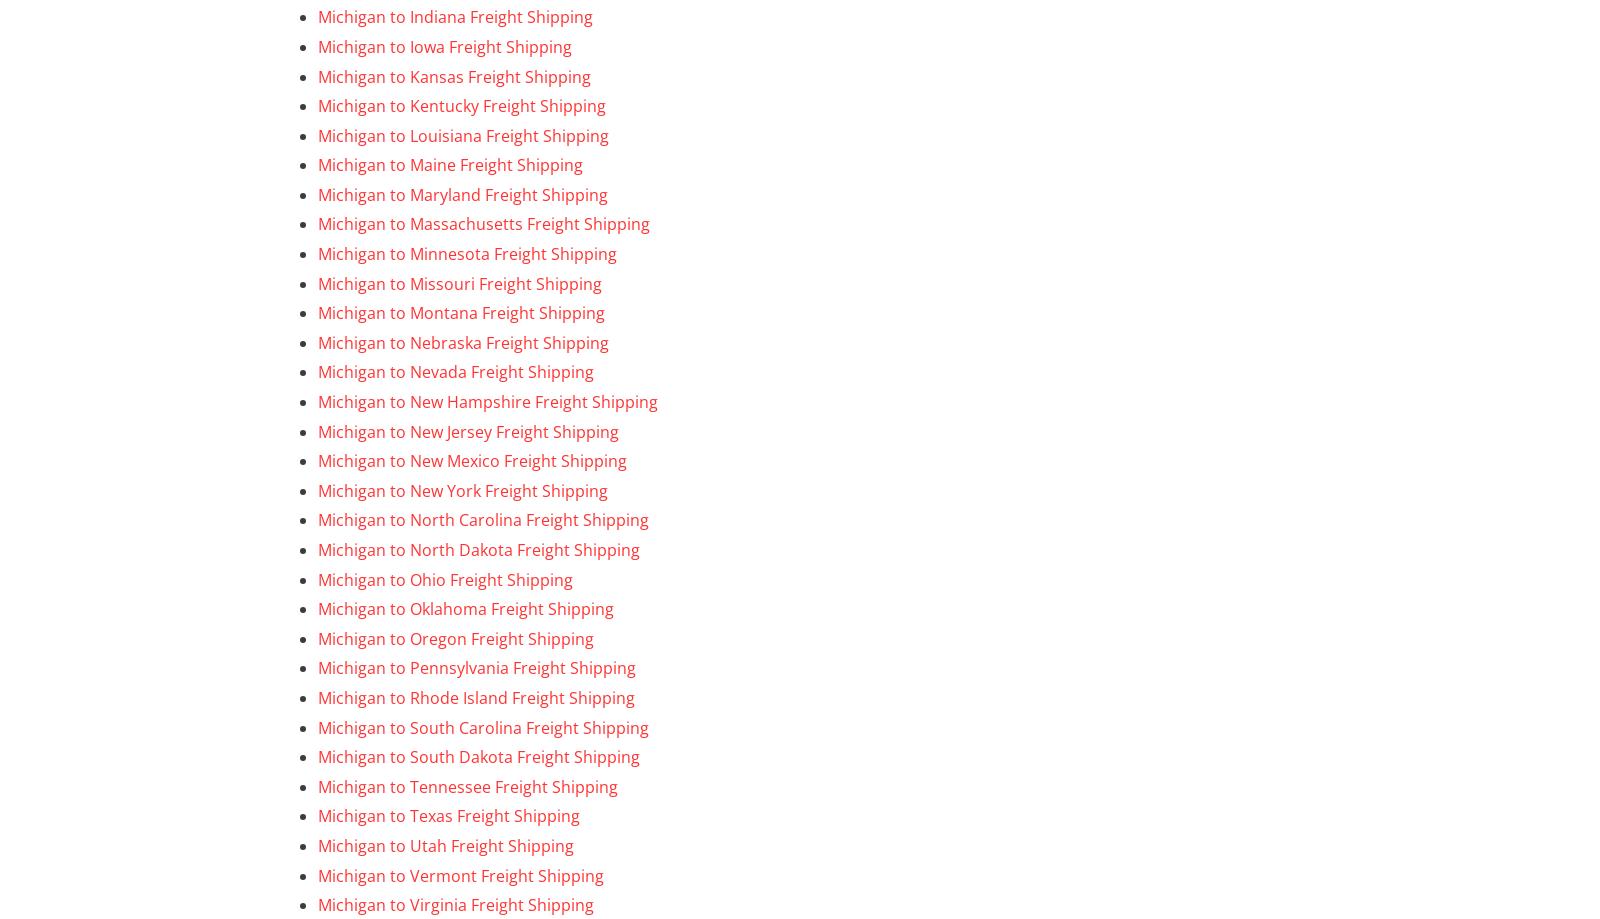 The width and height of the screenshot is (1600, 919). What do you see at coordinates (447, 815) in the screenshot?
I see `'Michigan to Texas Freight Shipping'` at bounding box center [447, 815].